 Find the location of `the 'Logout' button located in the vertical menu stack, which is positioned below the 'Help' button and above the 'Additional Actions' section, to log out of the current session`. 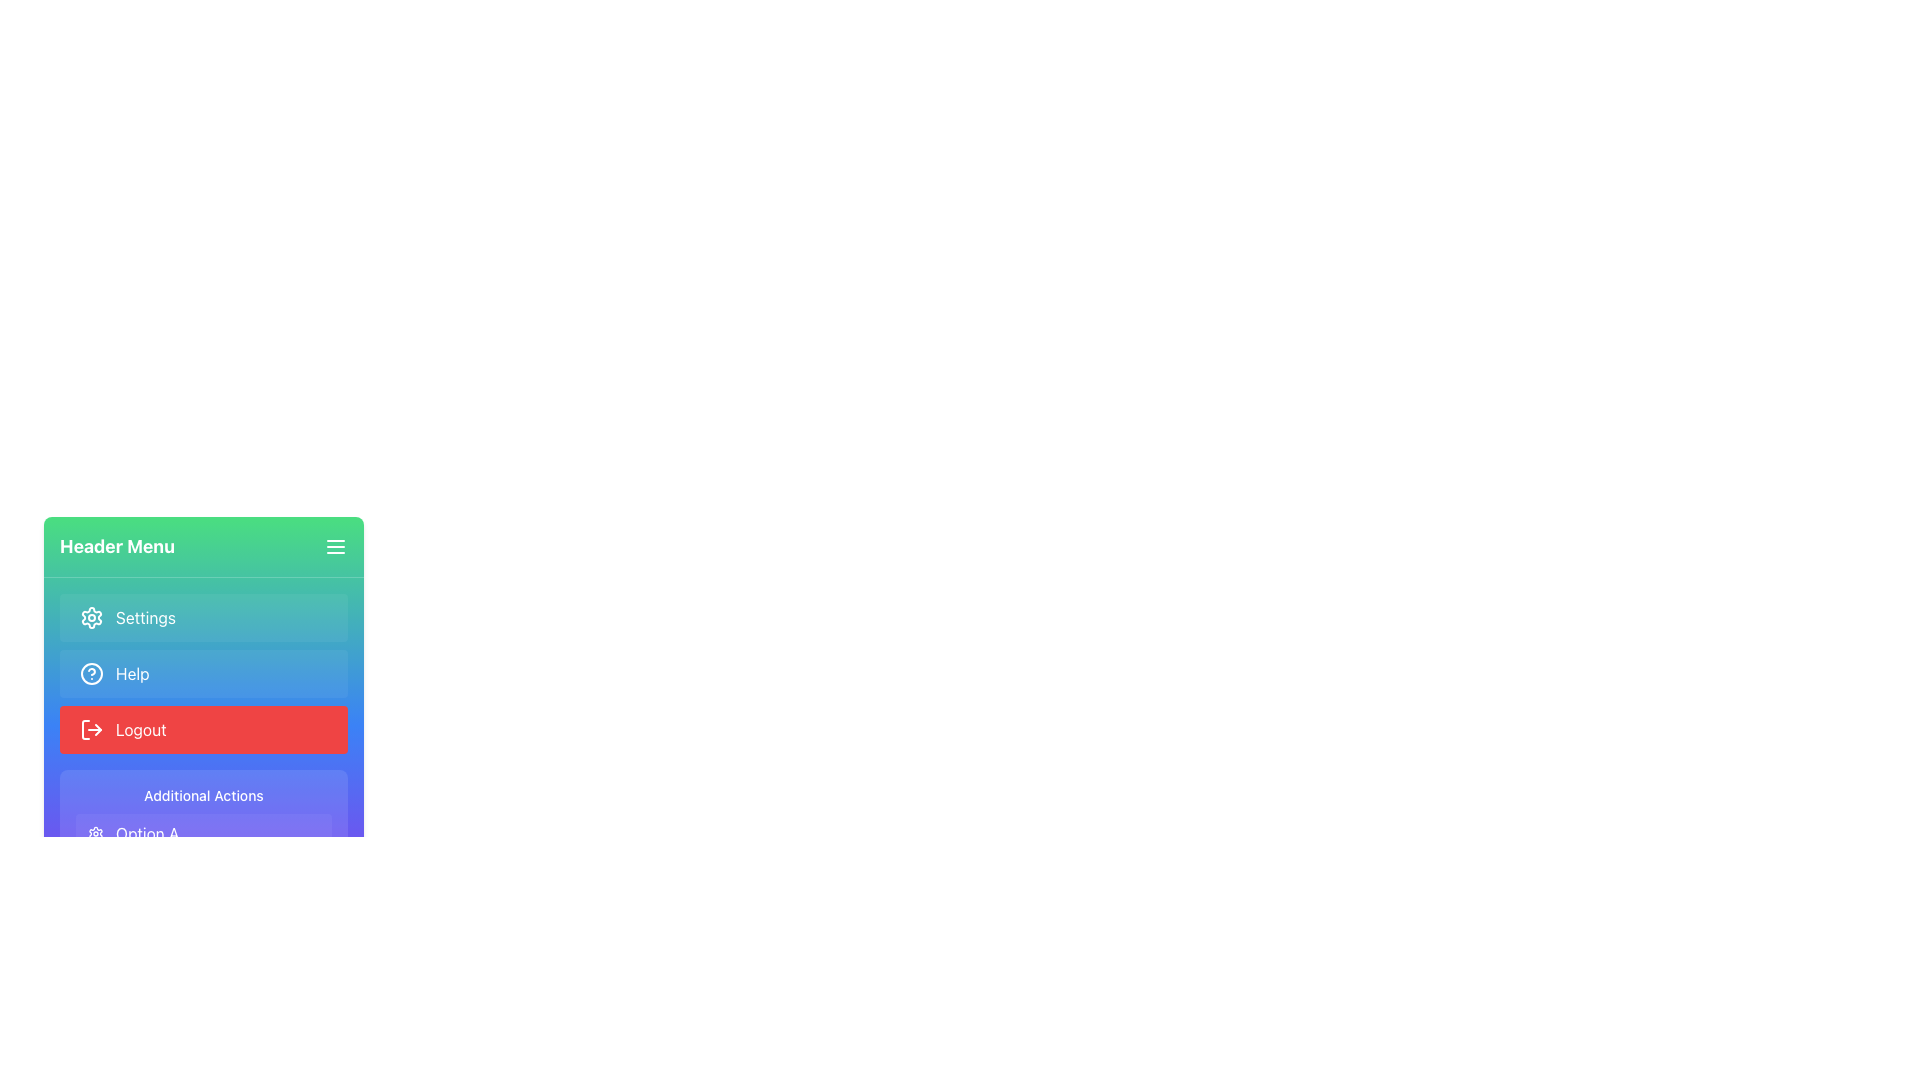

the 'Logout' button located in the vertical menu stack, which is positioned below the 'Help' button and above the 'Additional Actions' section, to log out of the current session is located at coordinates (203, 725).